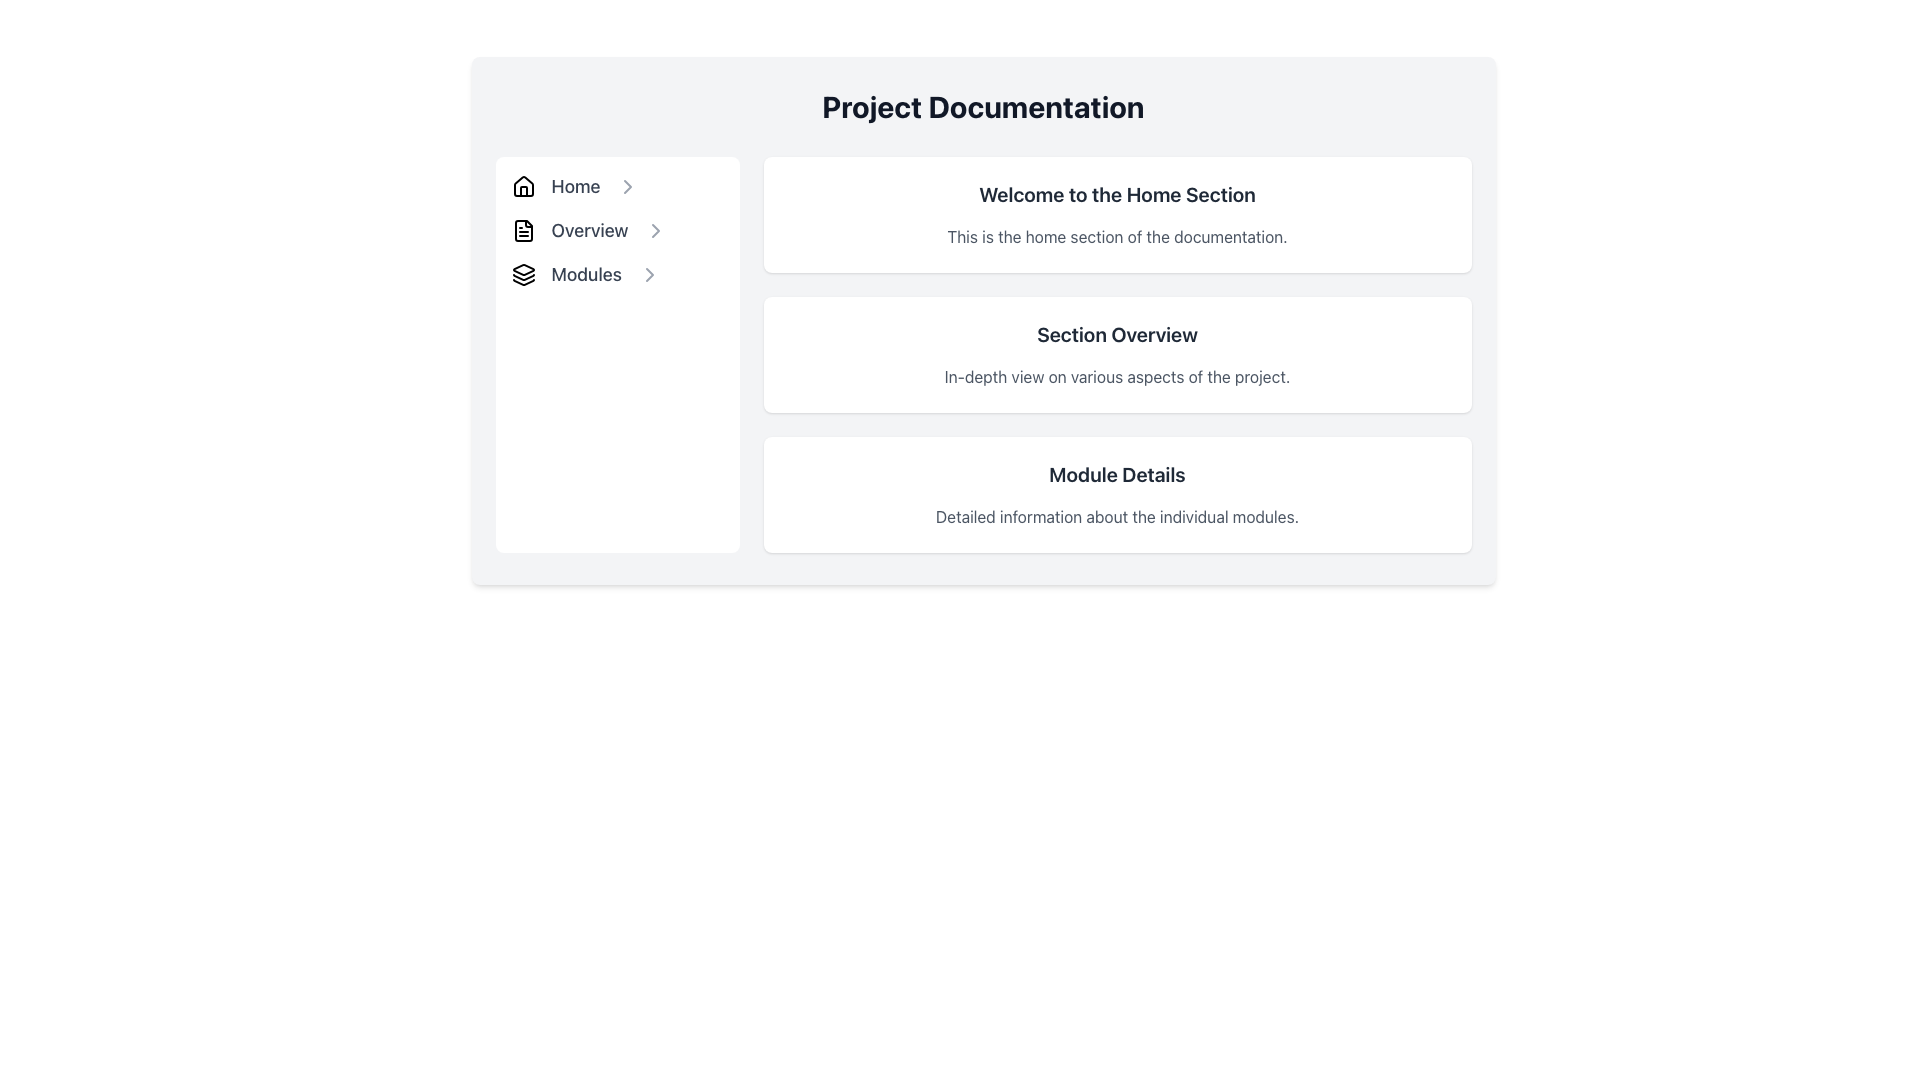 The image size is (1920, 1080). I want to click on the rightward-pointing arrow icon located to the right of the 'Overview' label in the navigation menu, so click(656, 230).